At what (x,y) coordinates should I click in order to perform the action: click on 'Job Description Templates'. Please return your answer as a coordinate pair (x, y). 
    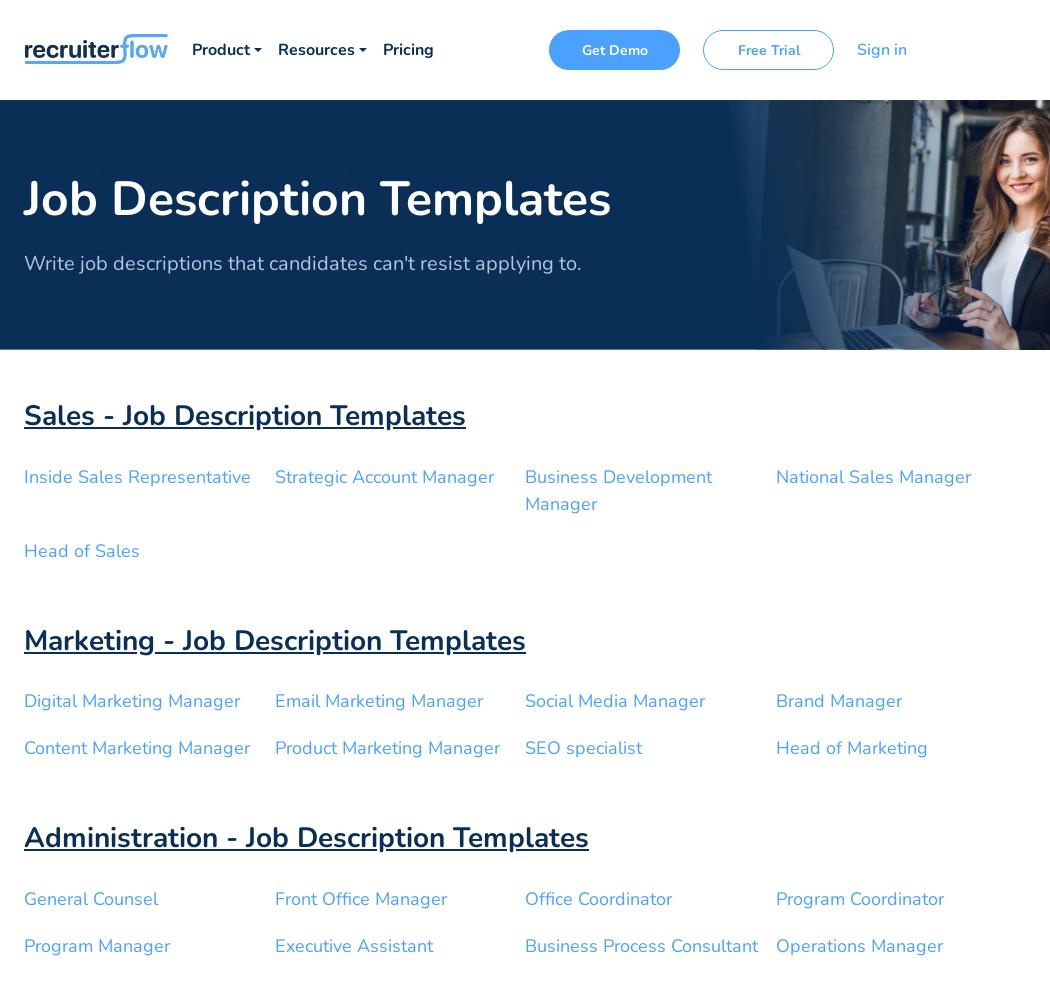
    Looking at the image, I should click on (317, 198).